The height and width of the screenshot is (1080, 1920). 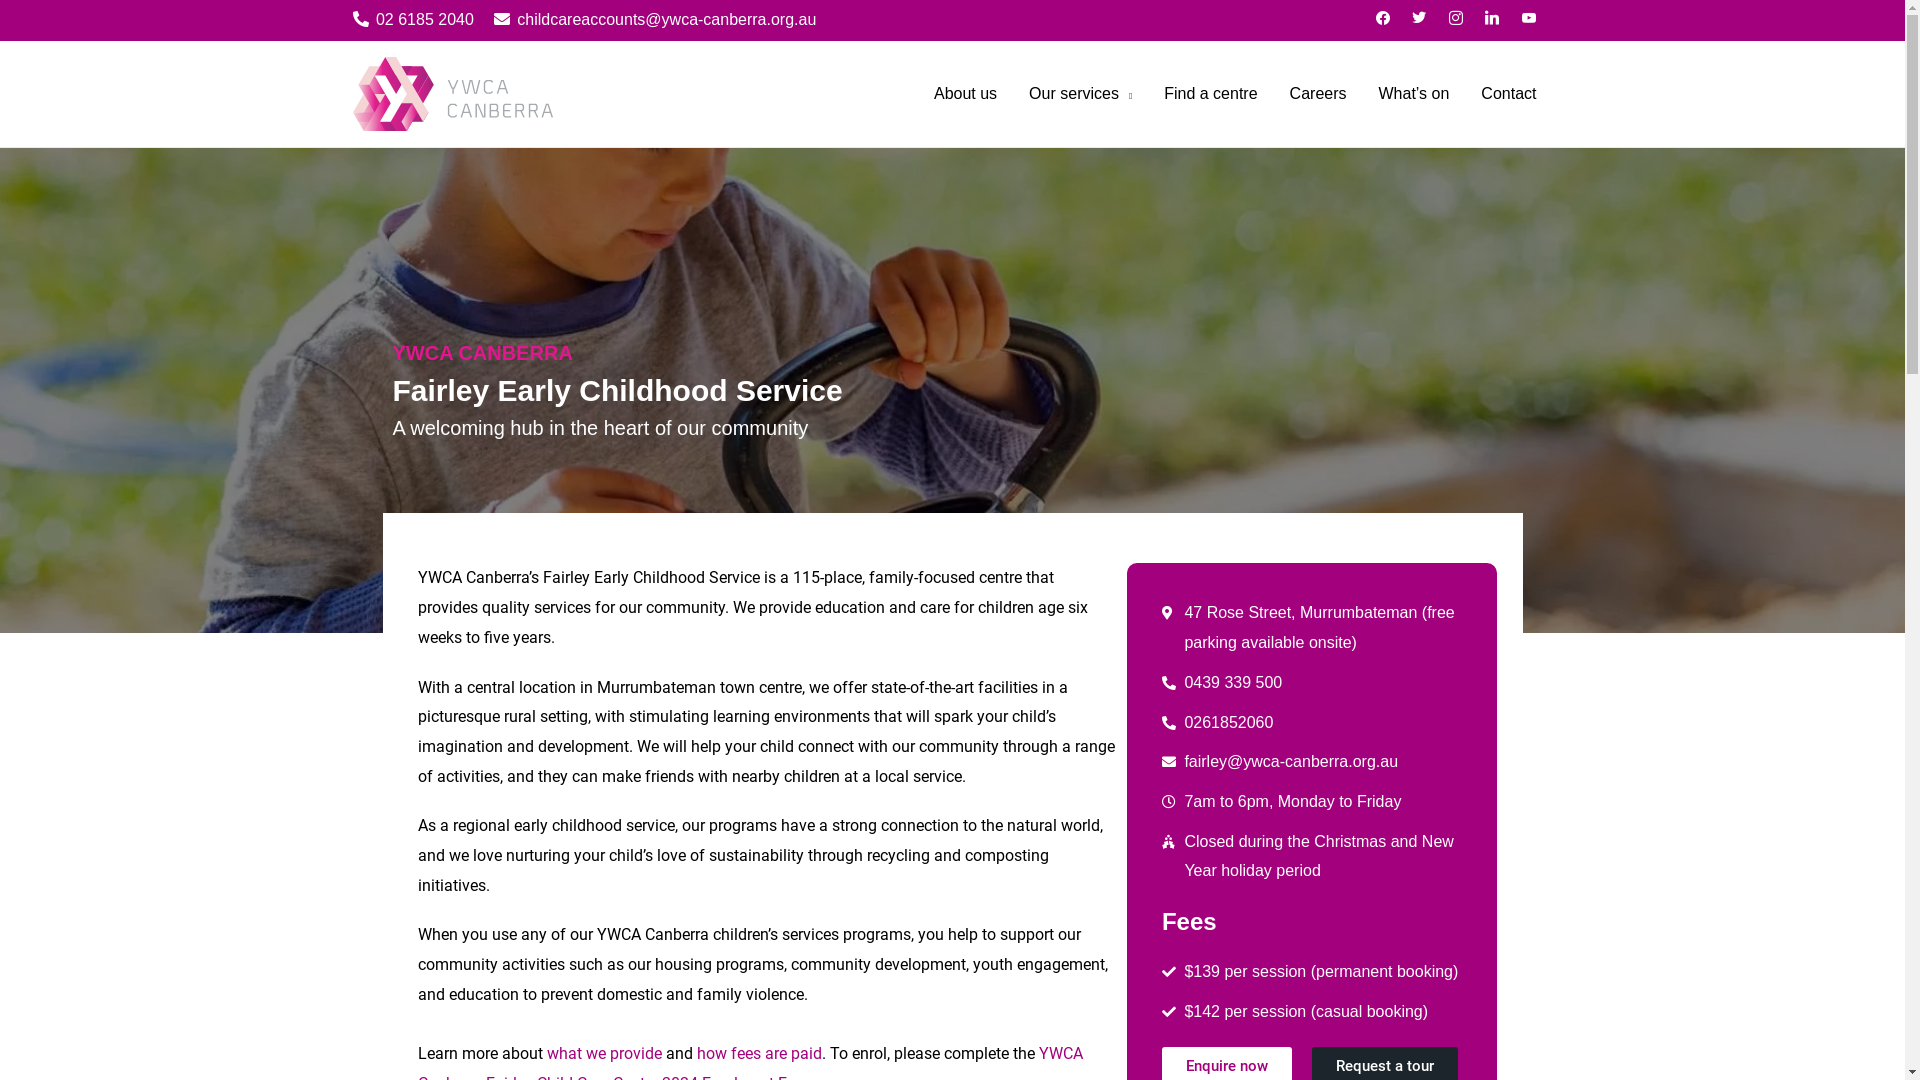 I want to click on 'Contact', so click(x=1464, y=94).